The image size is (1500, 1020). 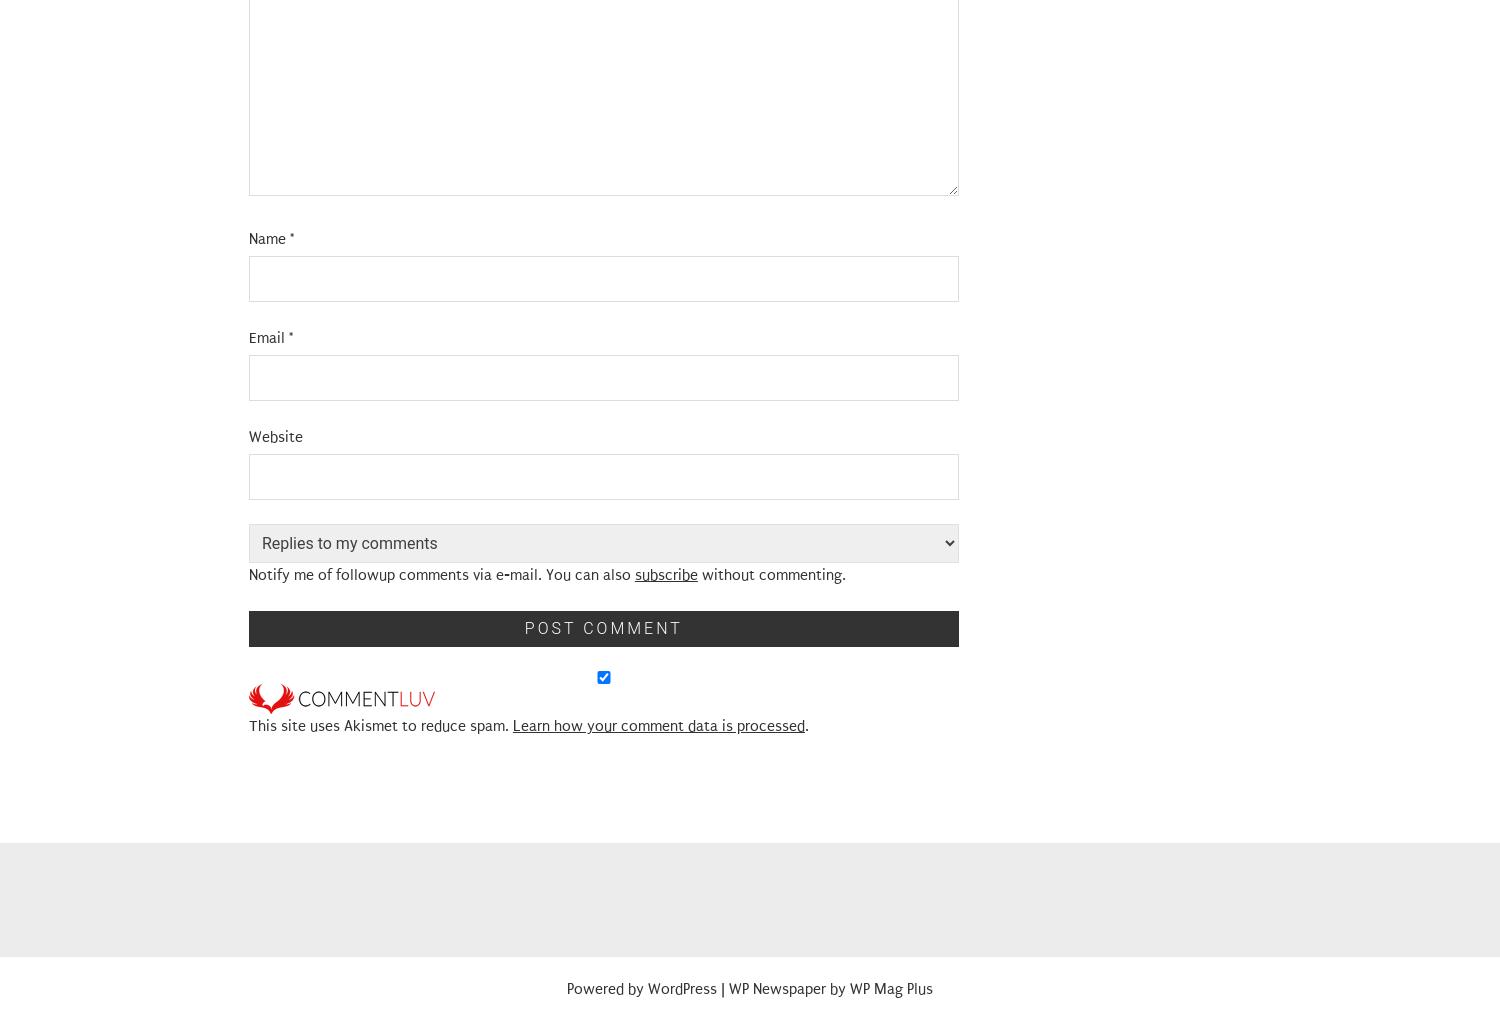 I want to click on 'This site uses Akismet to reduce spam.', so click(x=379, y=726).